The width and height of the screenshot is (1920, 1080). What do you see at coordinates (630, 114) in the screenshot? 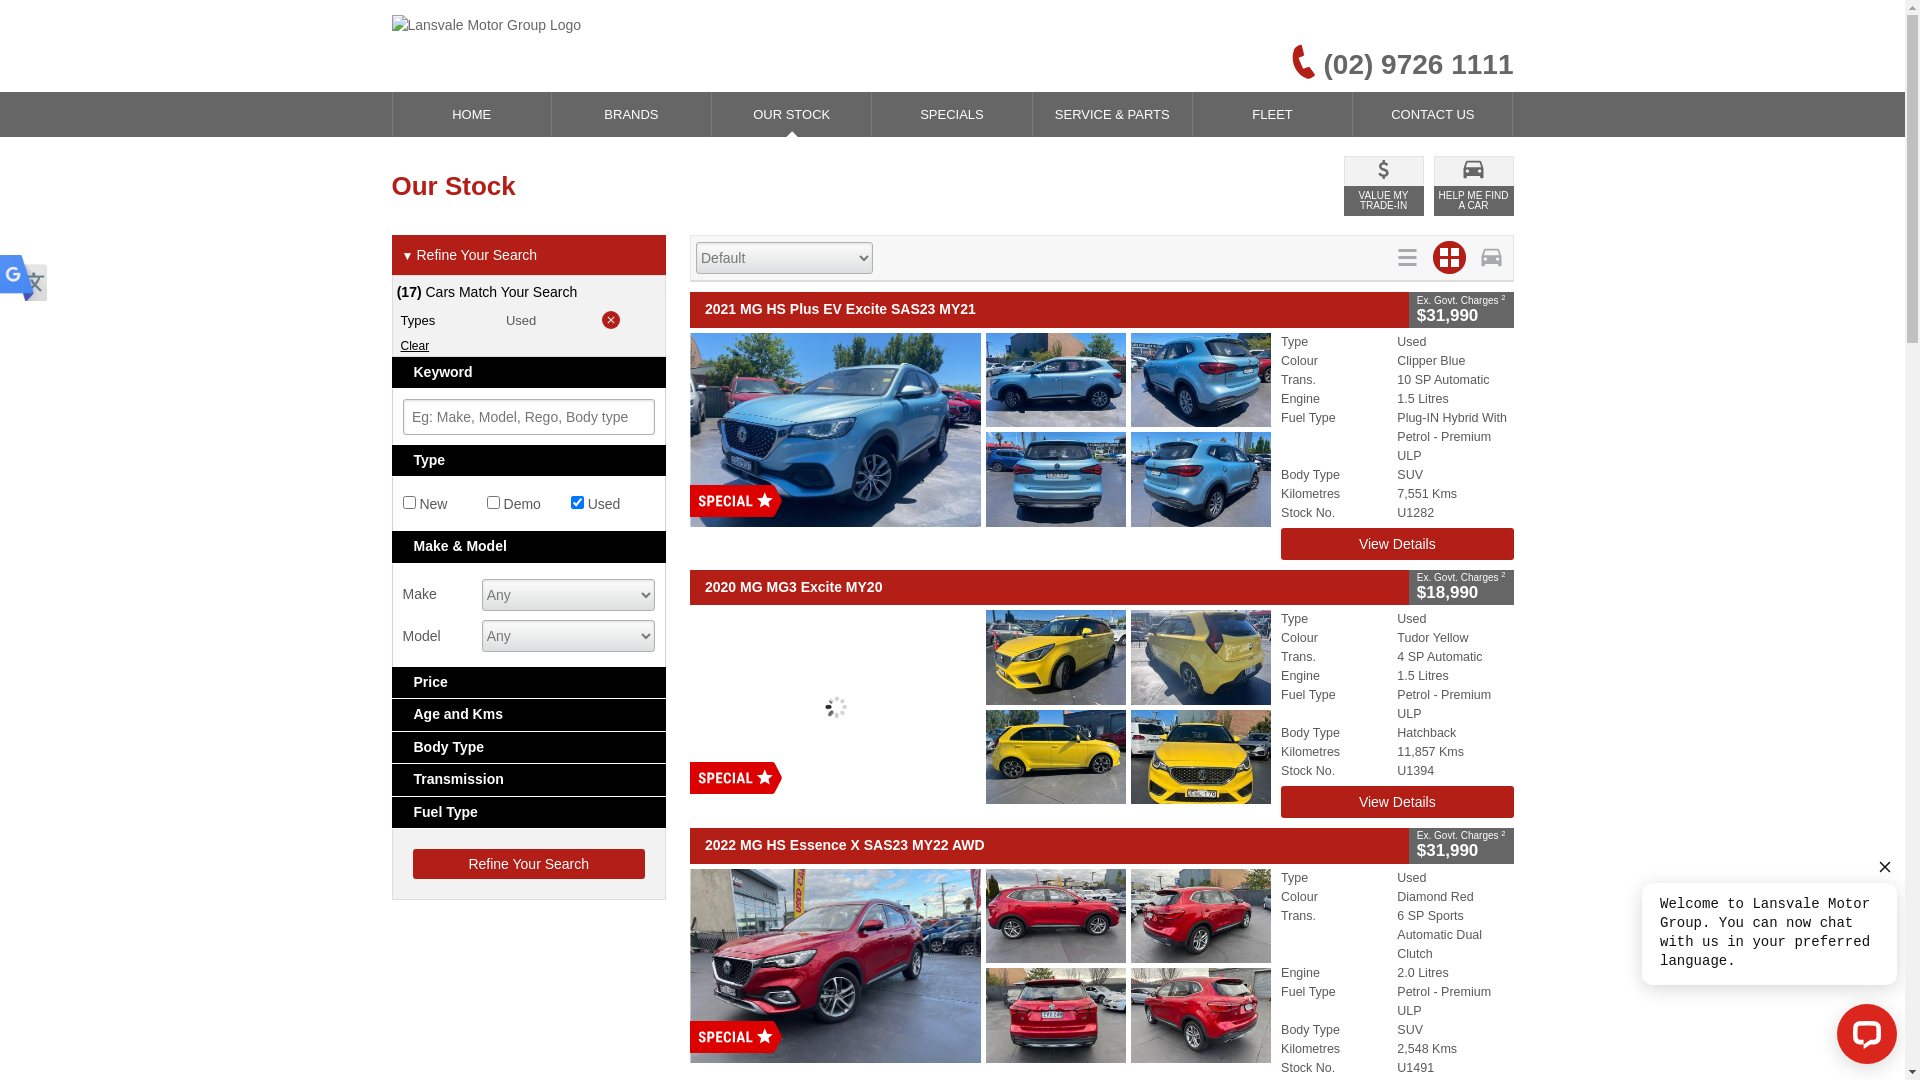
I see `'BRANDS'` at bounding box center [630, 114].